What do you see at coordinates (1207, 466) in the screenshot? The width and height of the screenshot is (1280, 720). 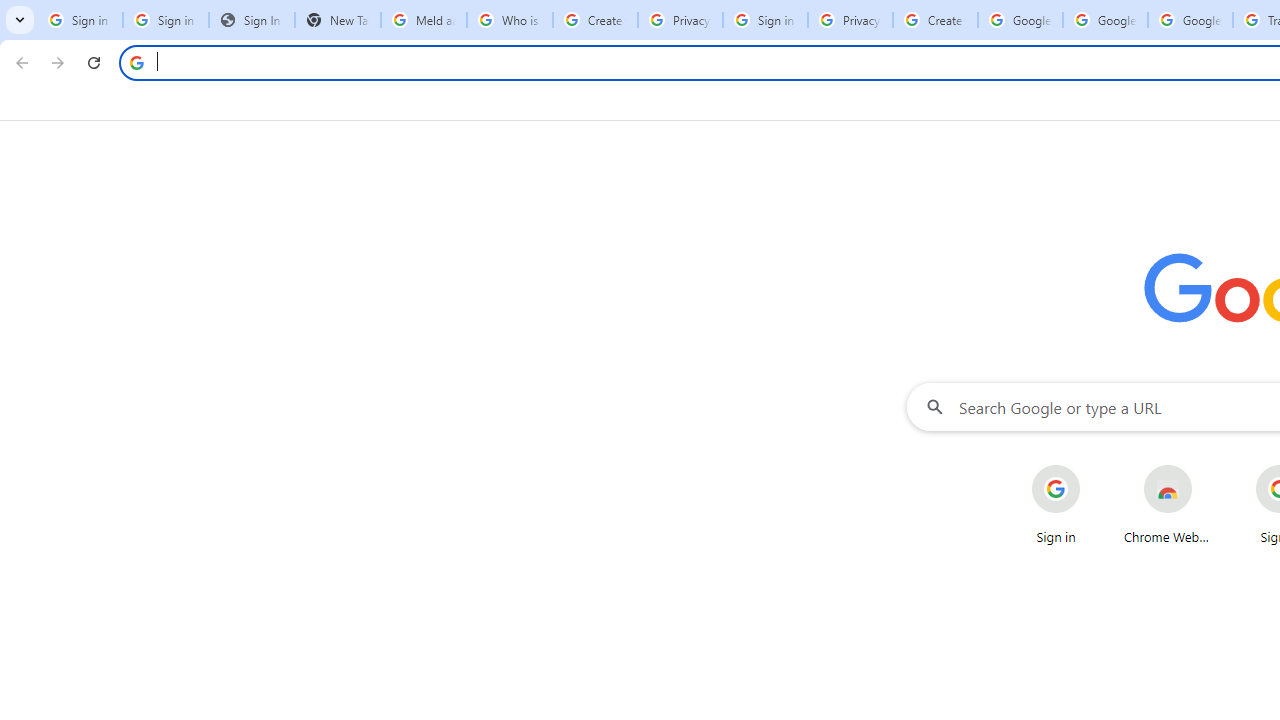 I see `'More actions for Chrome Web Store shortcut'` at bounding box center [1207, 466].